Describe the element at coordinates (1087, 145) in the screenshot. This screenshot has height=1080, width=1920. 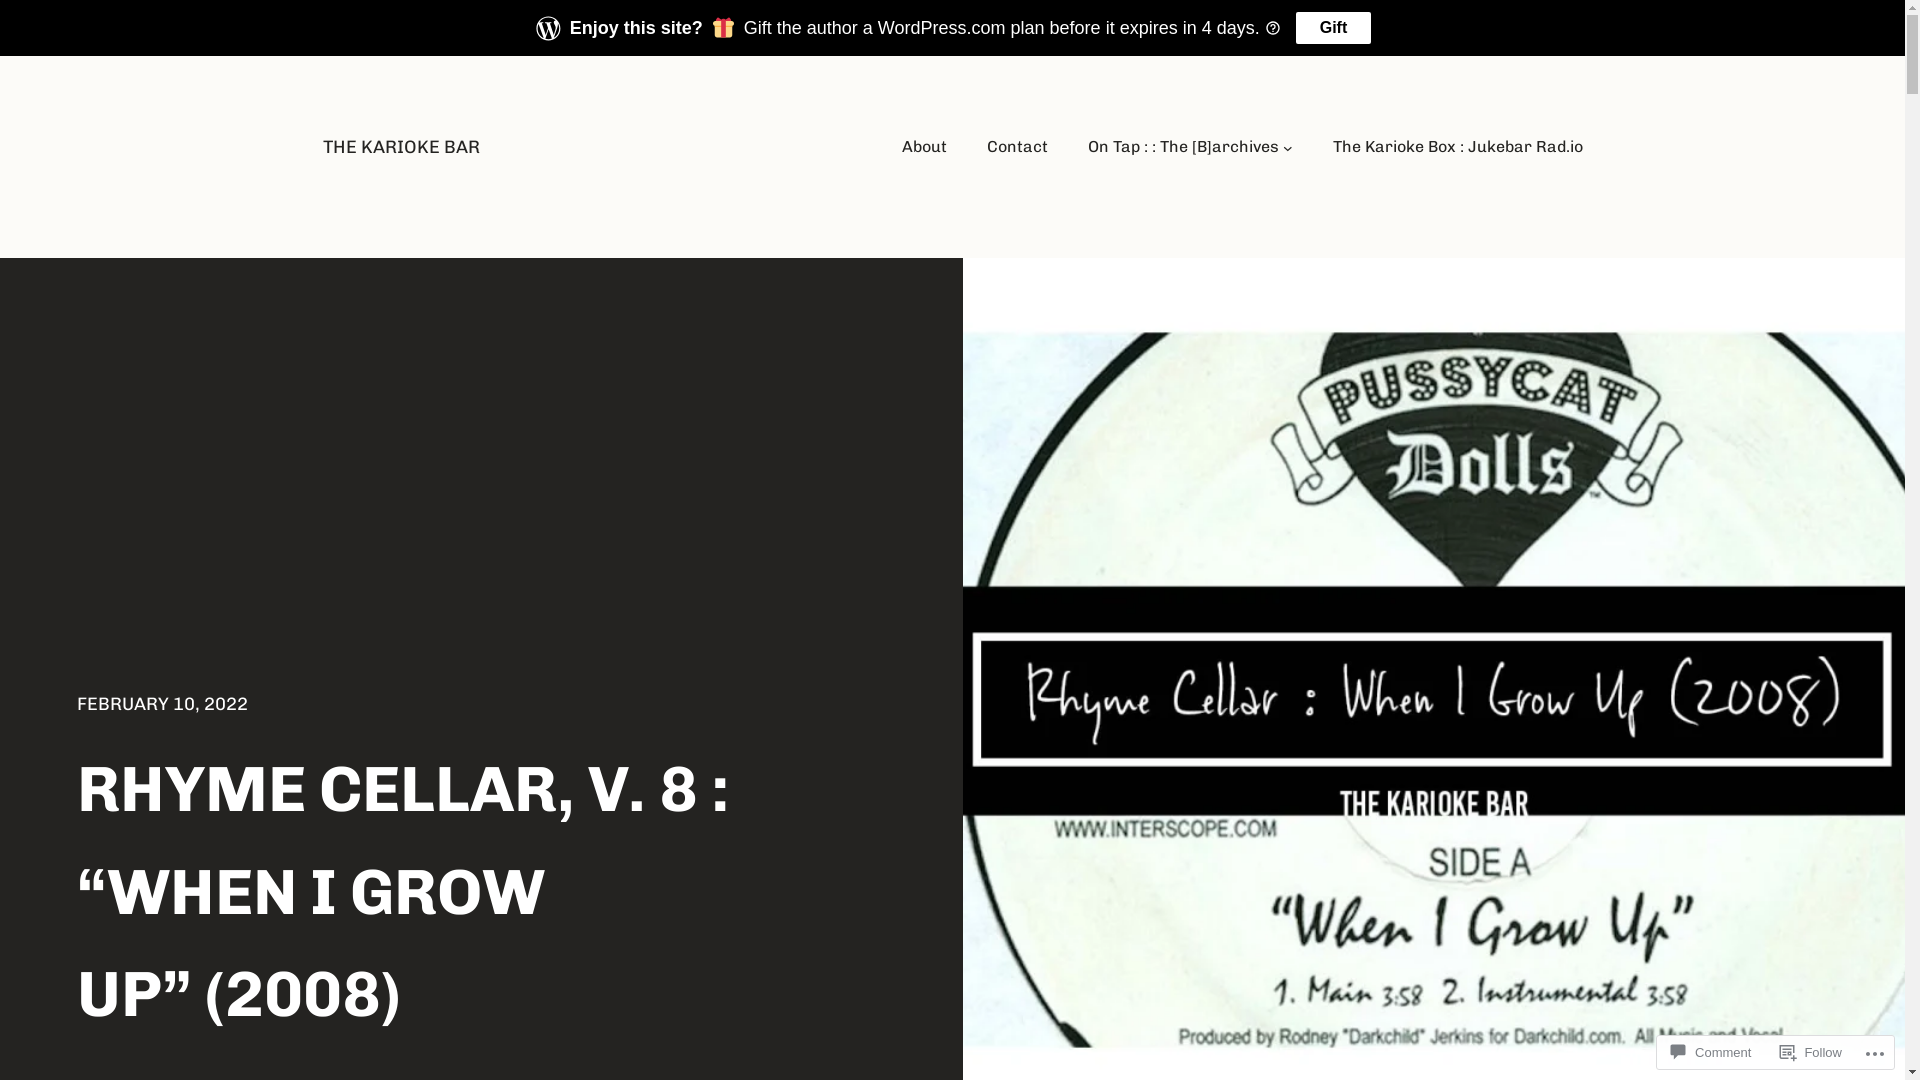
I see `'On Tap : : The [B]archives'` at that location.